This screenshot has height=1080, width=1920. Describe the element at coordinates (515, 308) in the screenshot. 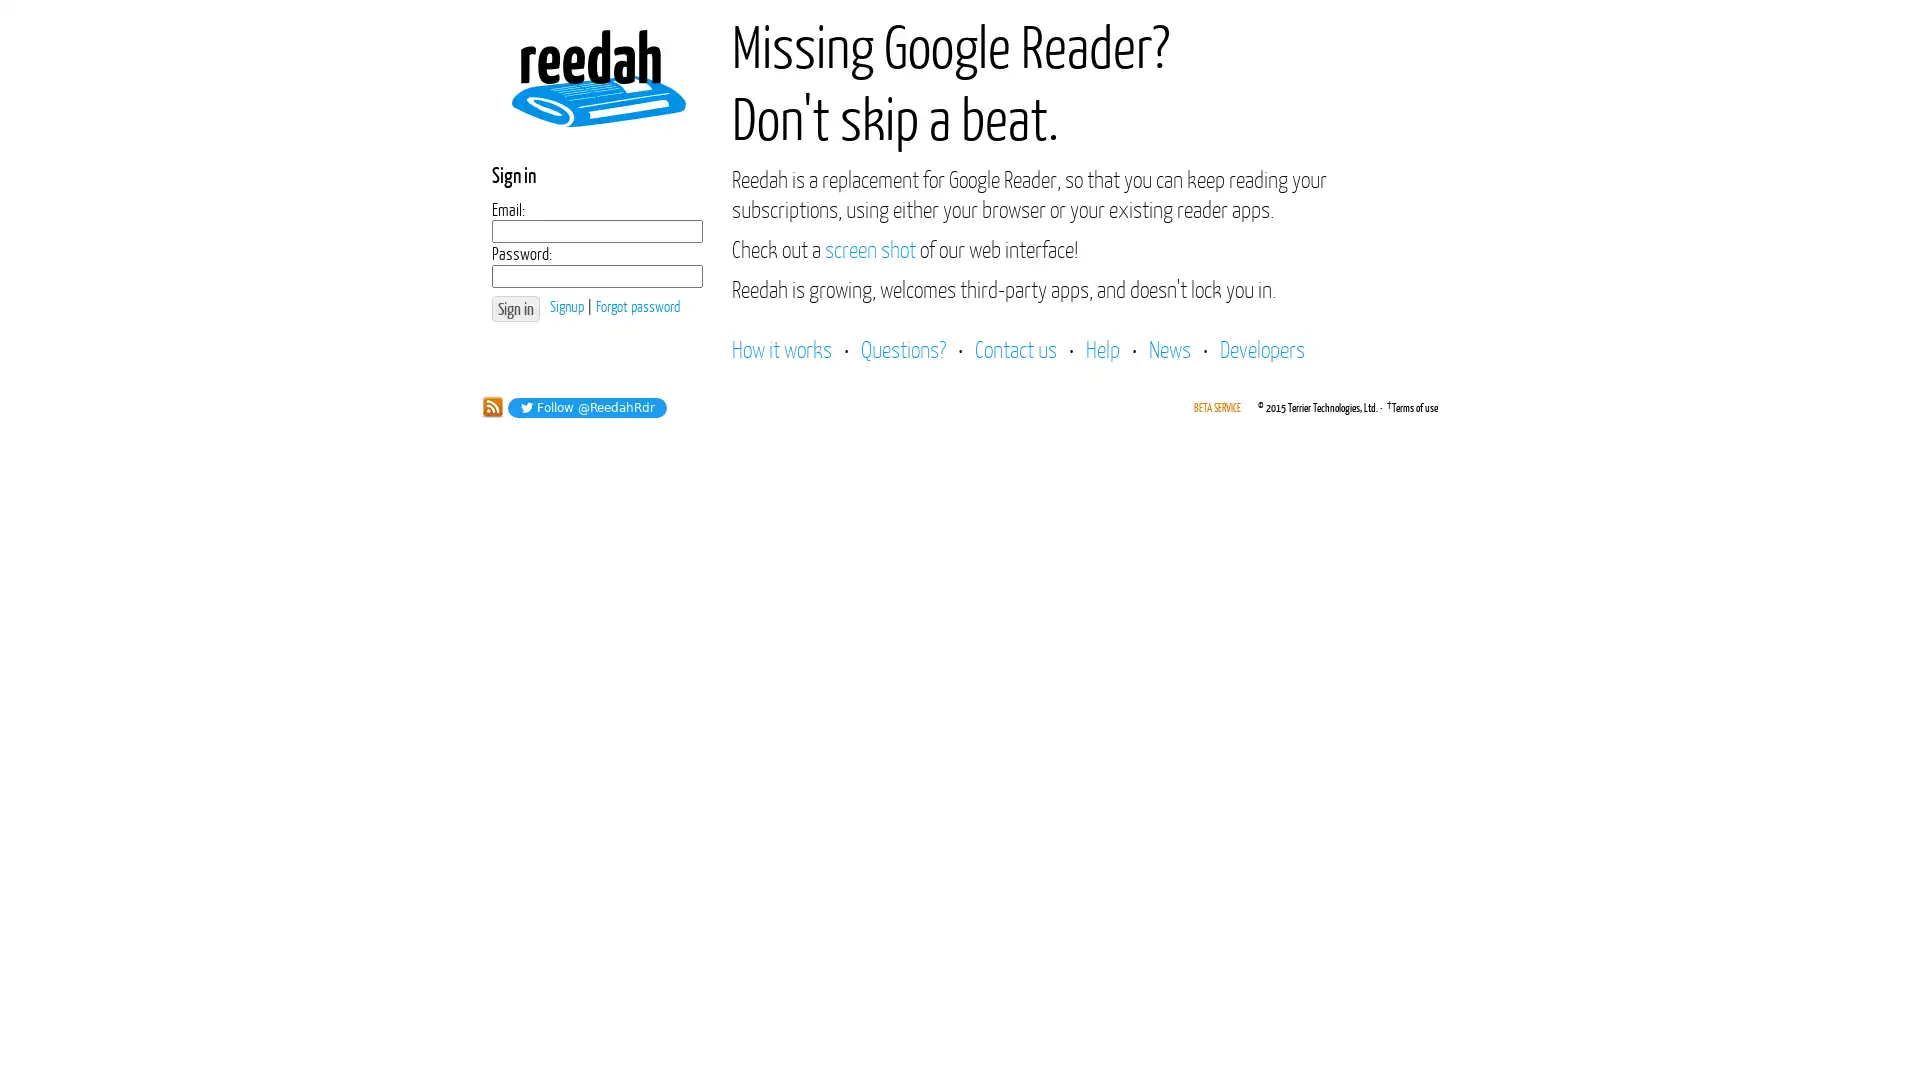

I see `Sign in` at that location.